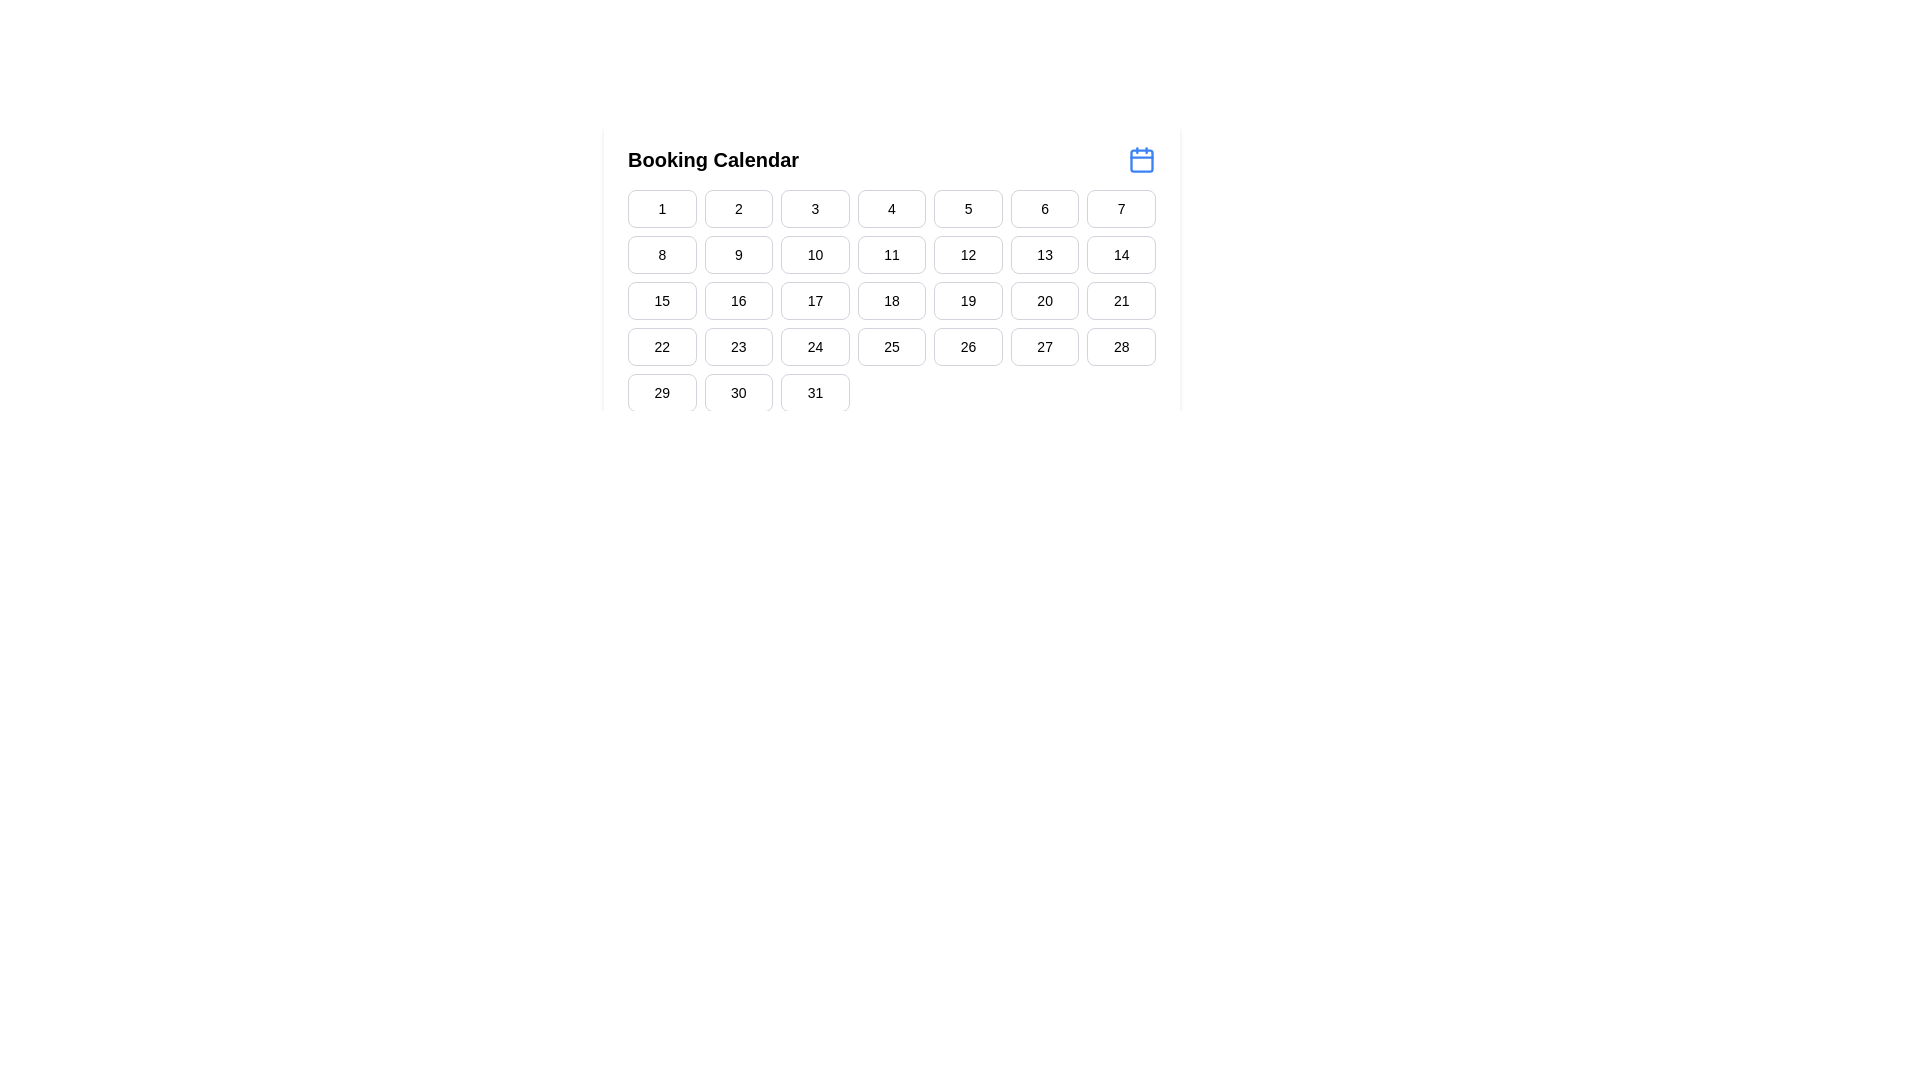 This screenshot has width=1920, height=1080. What do you see at coordinates (737, 208) in the screenshot?
I see `the button with a black numeral '2' centered inside, which is the second item in the first row of a 7-column grid layout` at bounding box center [737, 208].